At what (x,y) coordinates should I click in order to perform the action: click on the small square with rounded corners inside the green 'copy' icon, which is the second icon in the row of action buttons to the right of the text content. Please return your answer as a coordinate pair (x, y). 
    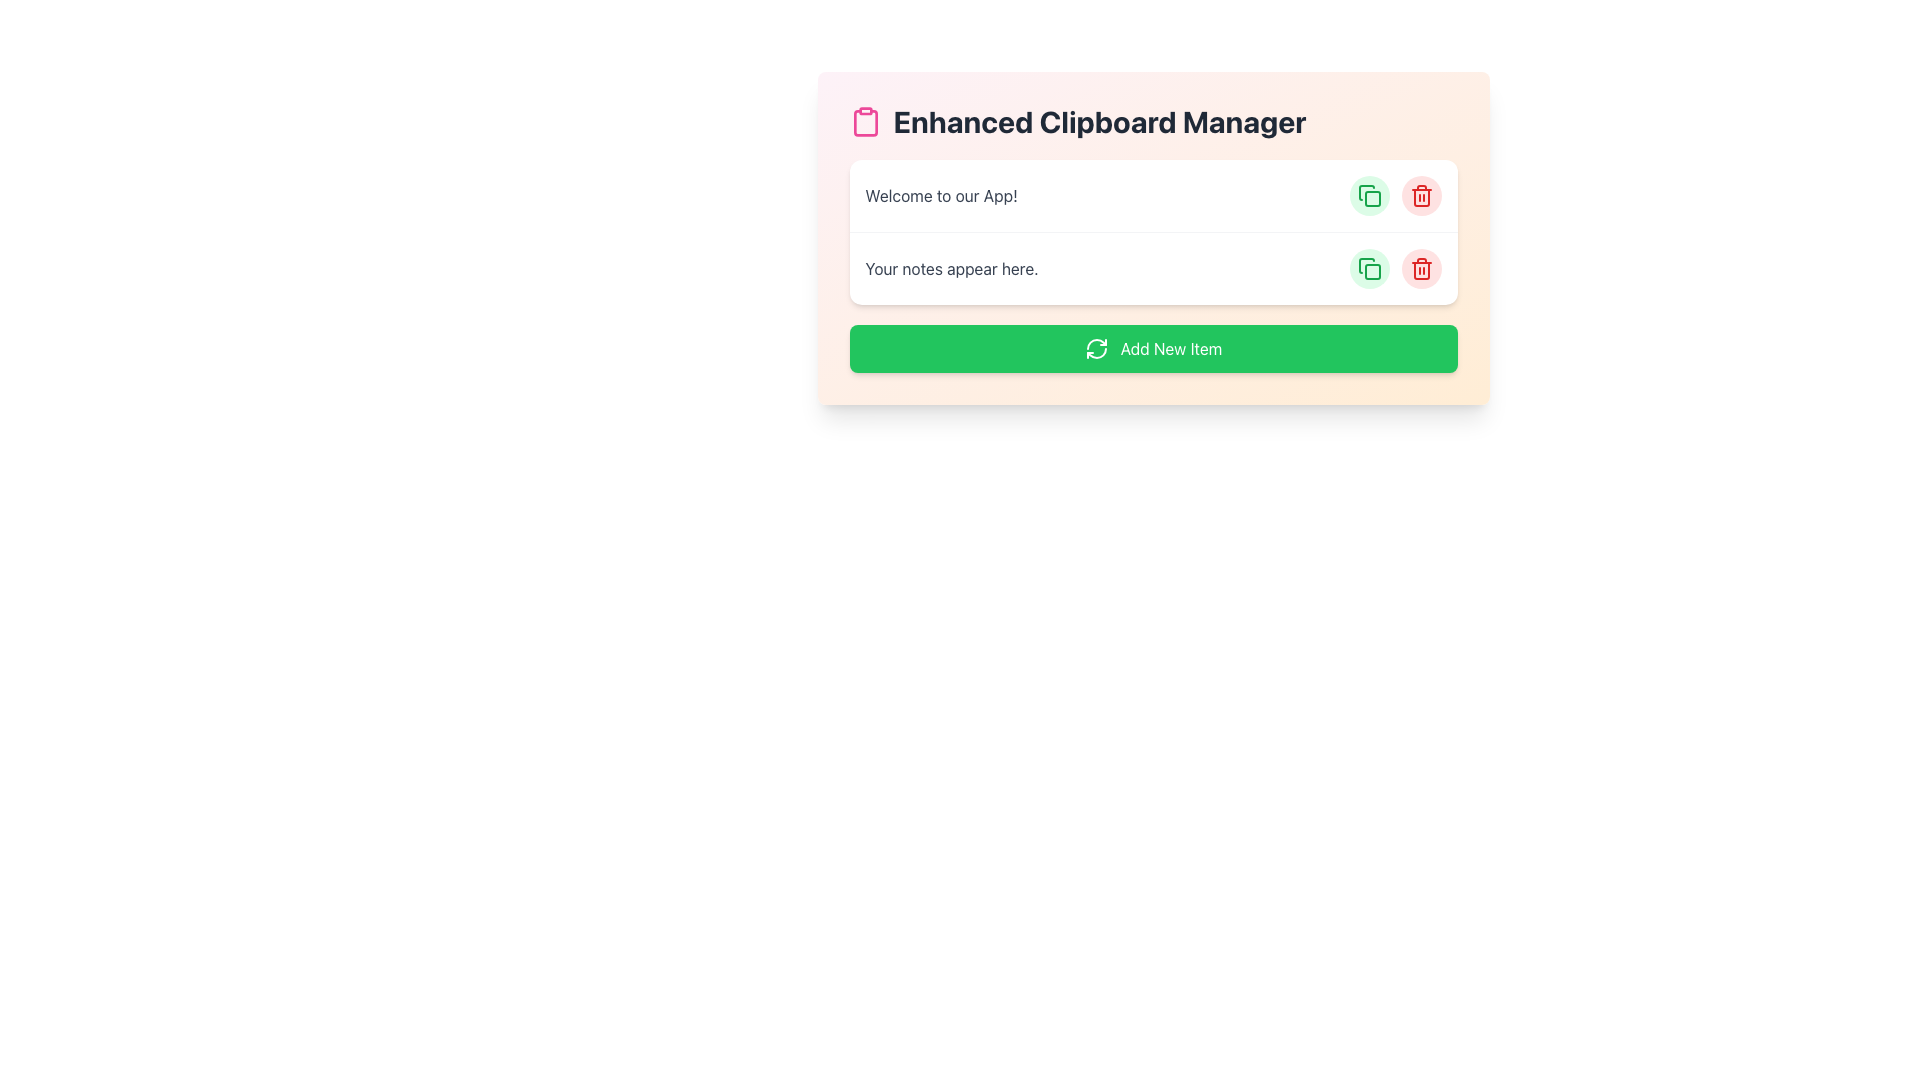
    Looking at the image, I should click on (1371, 272).